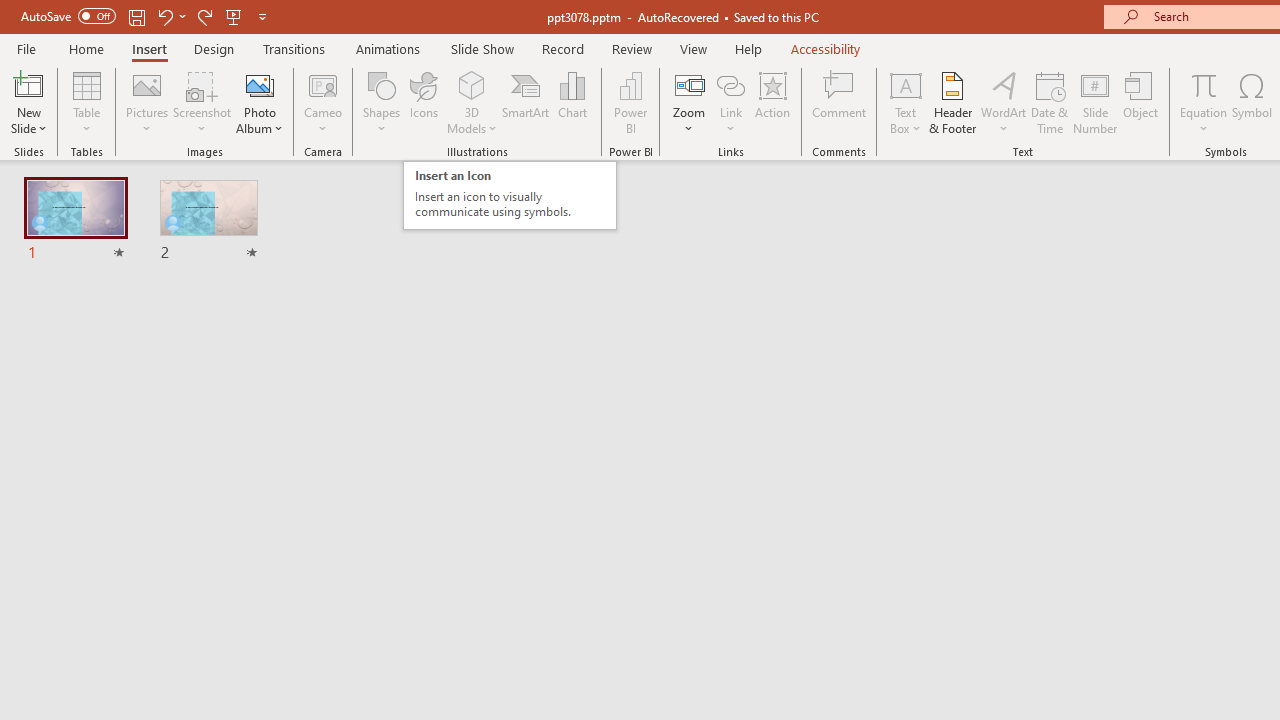 The image size is (1280, 720). I want to click on 'Equation', so click(1202, 103).